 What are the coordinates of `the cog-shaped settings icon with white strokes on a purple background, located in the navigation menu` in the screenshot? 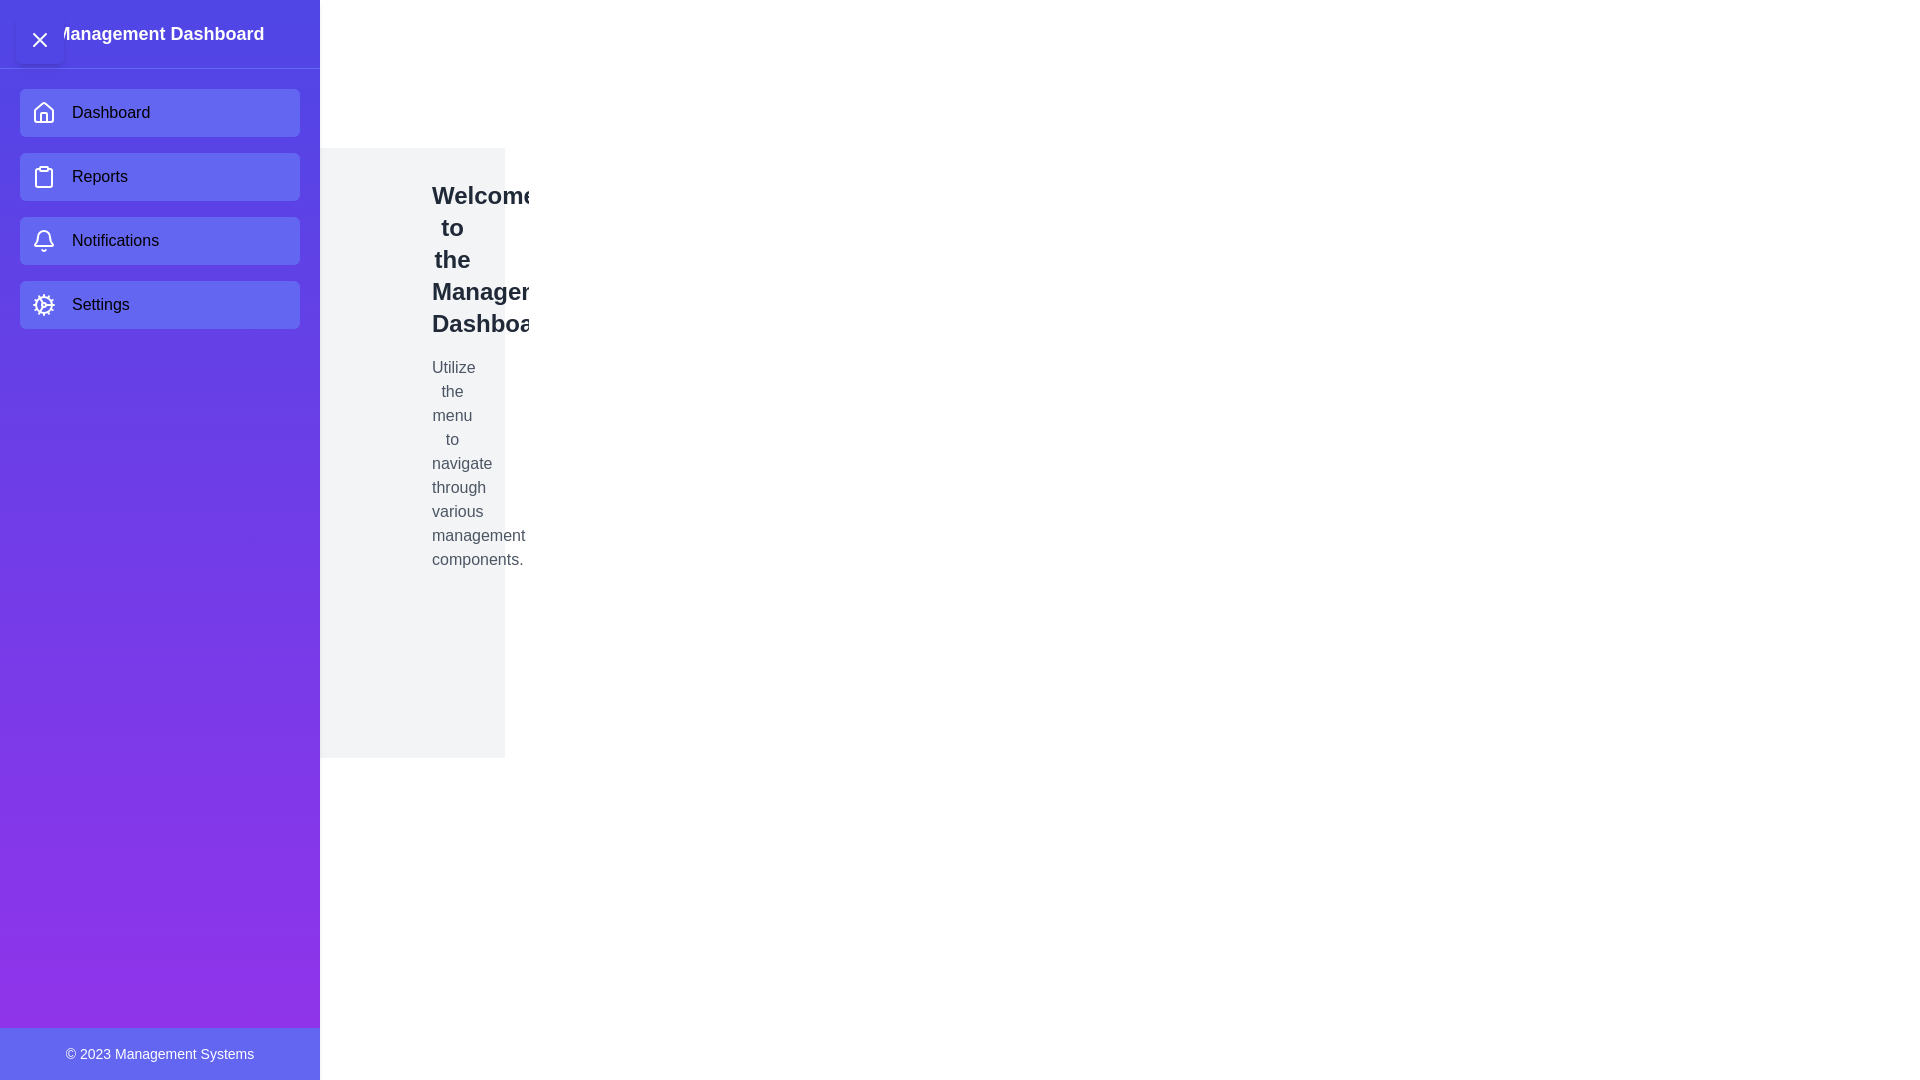 It's located at (43, 304).